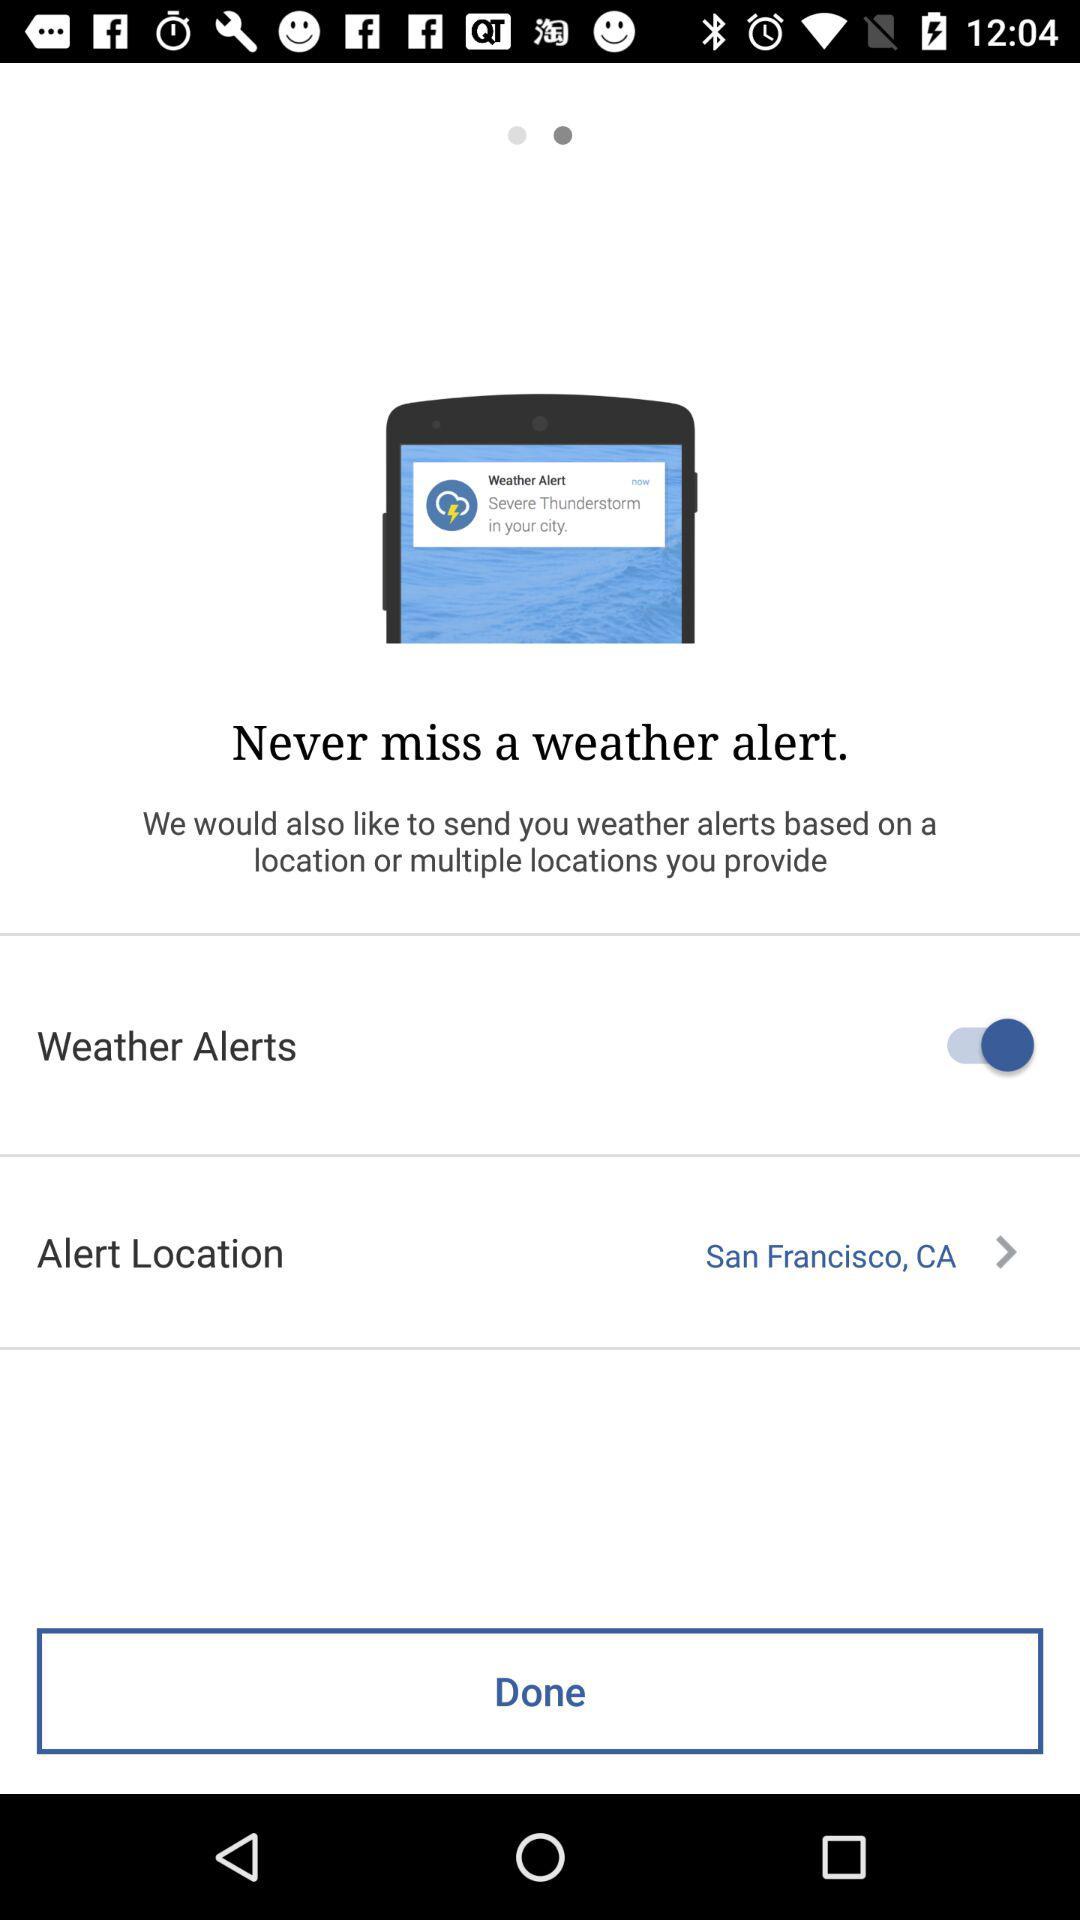  Describe the element at coordinates (860, 1254) in the screenshot. I see `the san francisco, ca item` at that location.